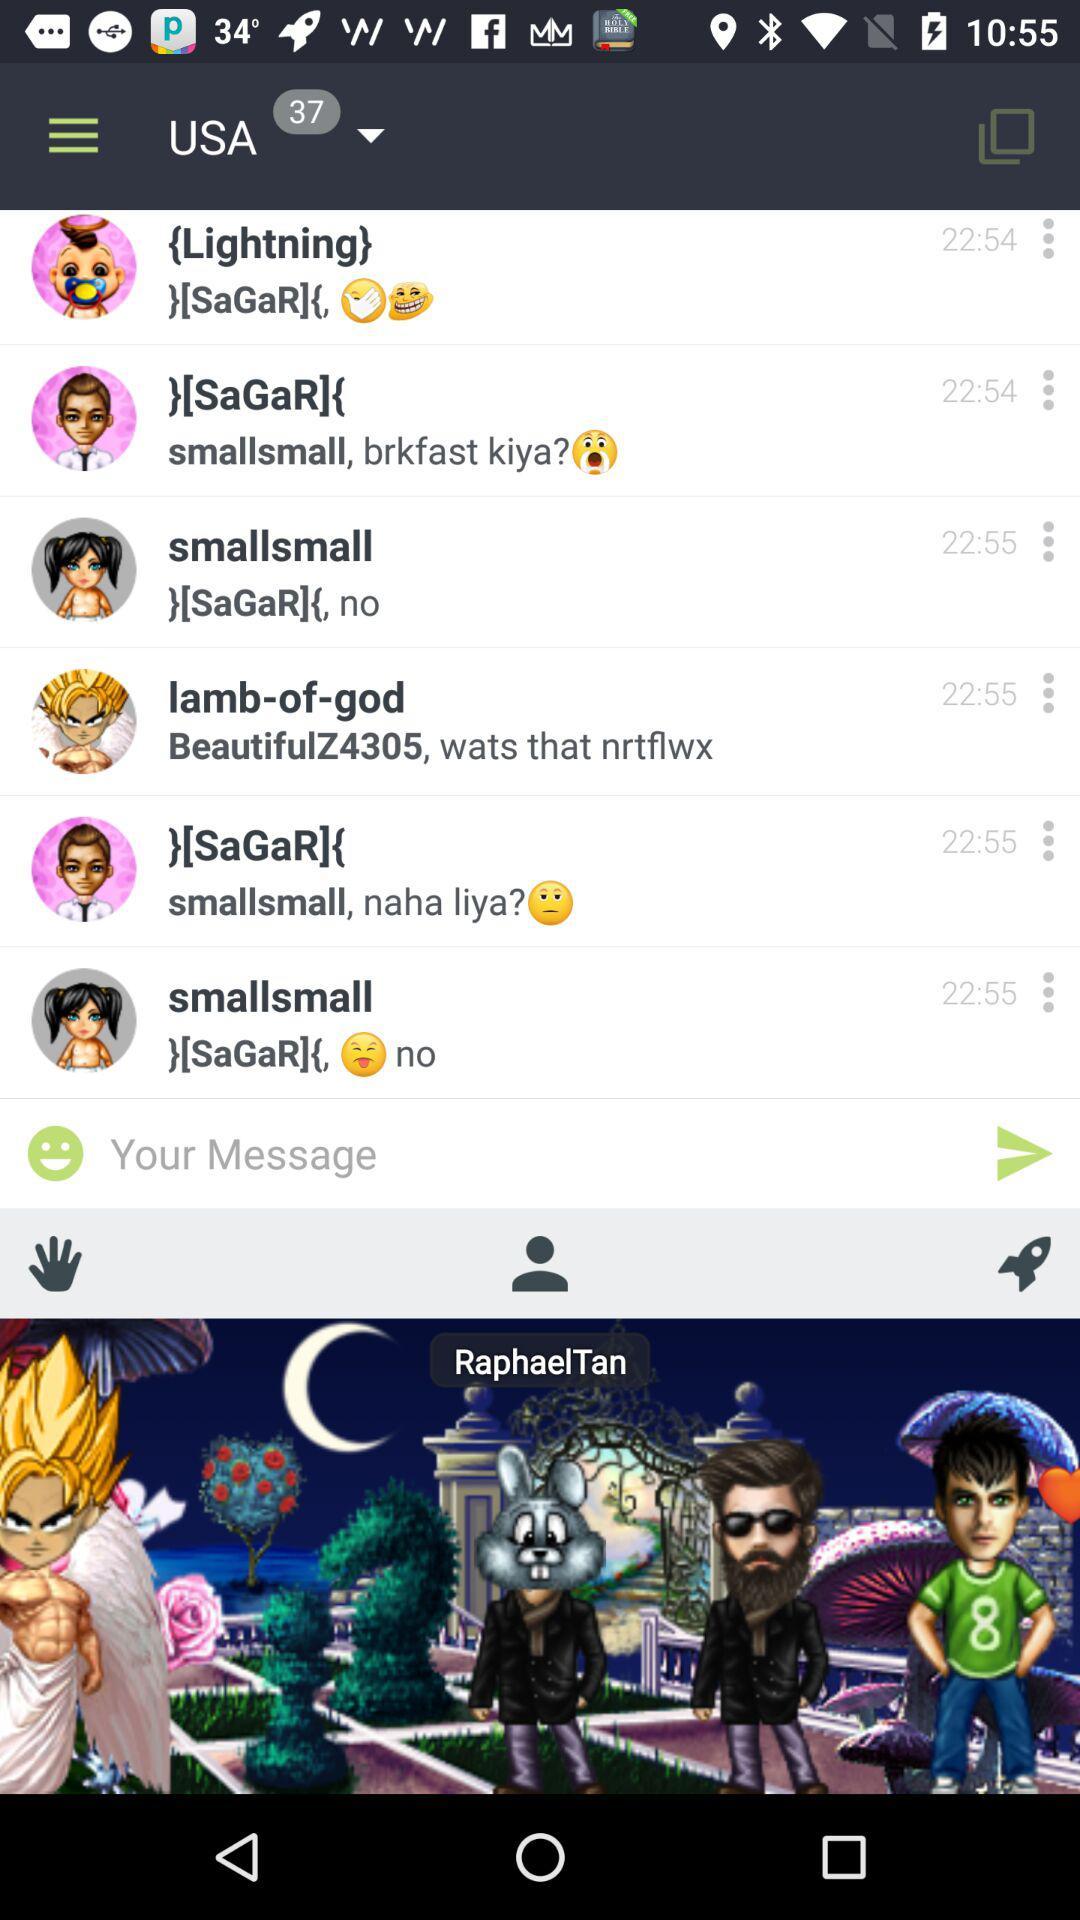 This screenshot has height=1920, width=1080. Describe the element at coordinates (1047, 240) in the screenshot. I see `the more icon` at that location.